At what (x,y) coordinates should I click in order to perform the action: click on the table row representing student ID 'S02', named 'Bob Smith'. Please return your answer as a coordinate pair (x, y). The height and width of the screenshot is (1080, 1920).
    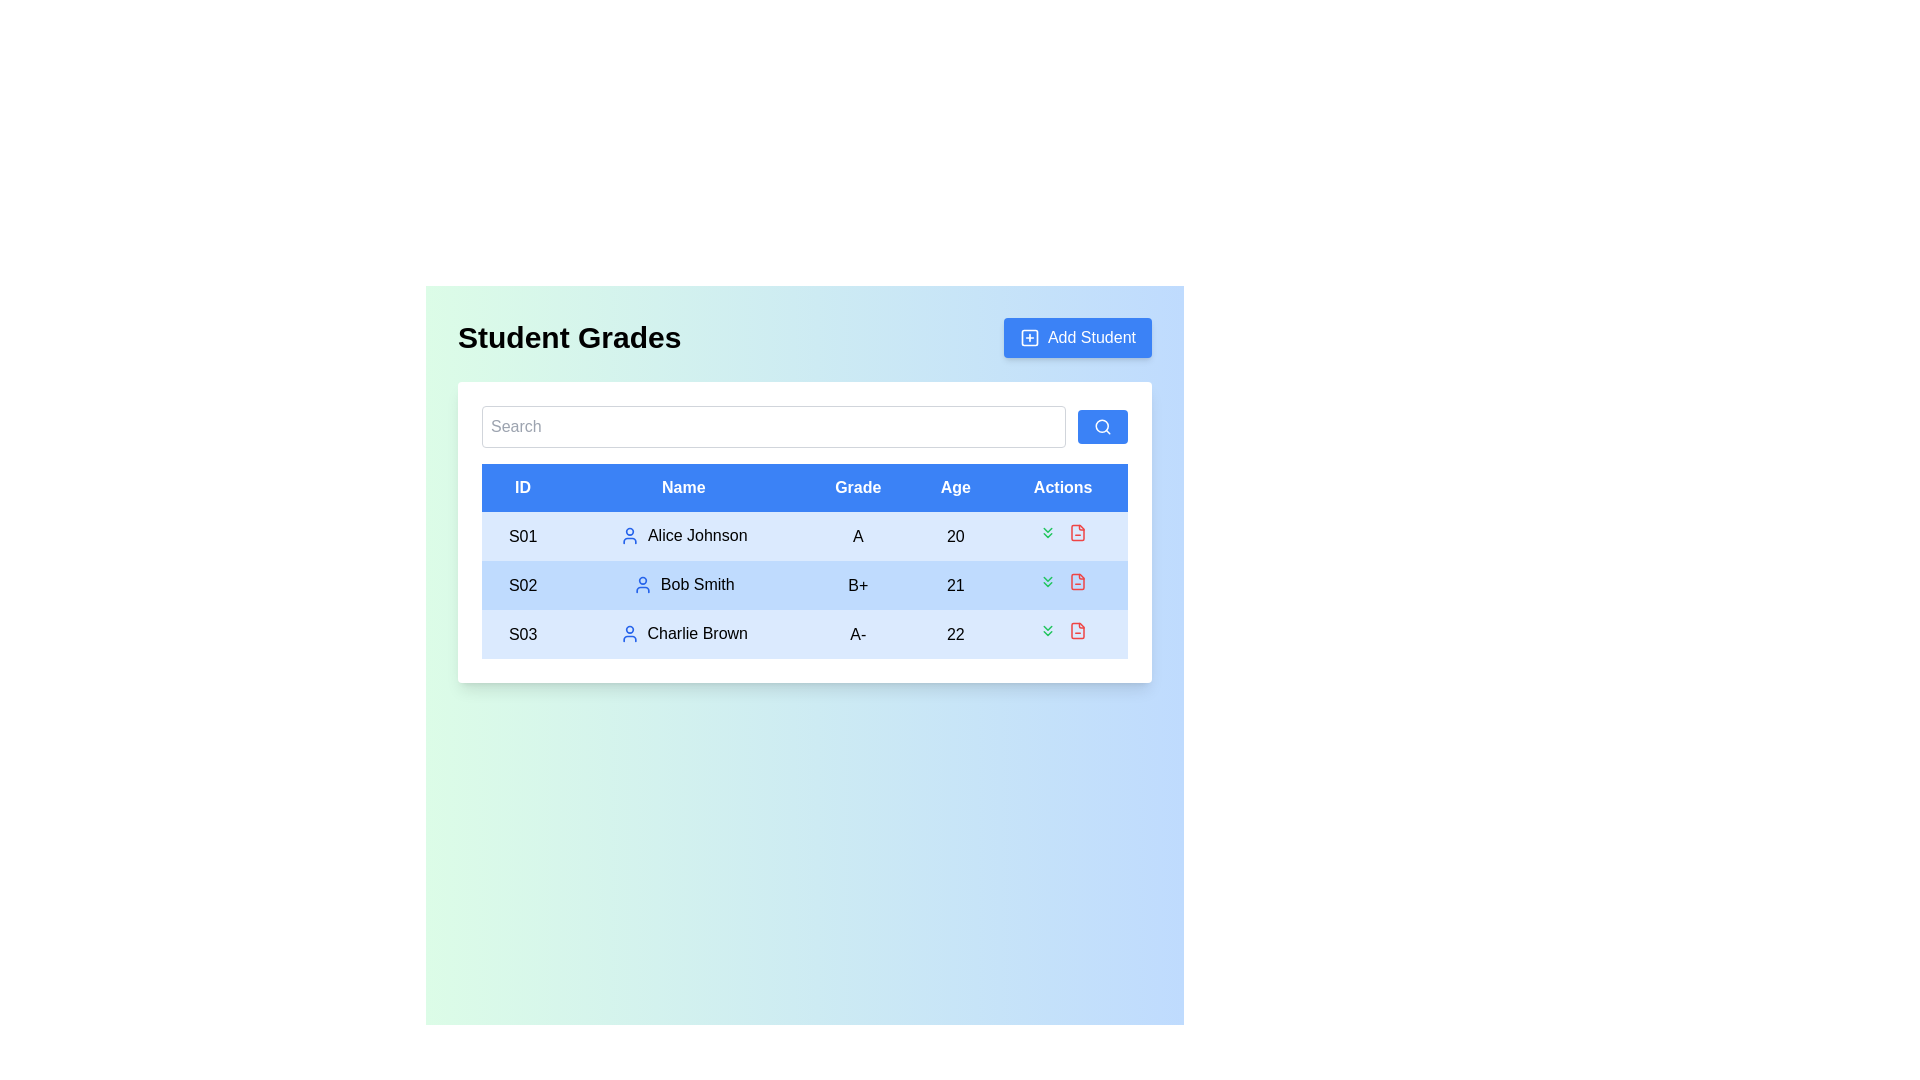
    Looking at the image, I should click on (805, 585).